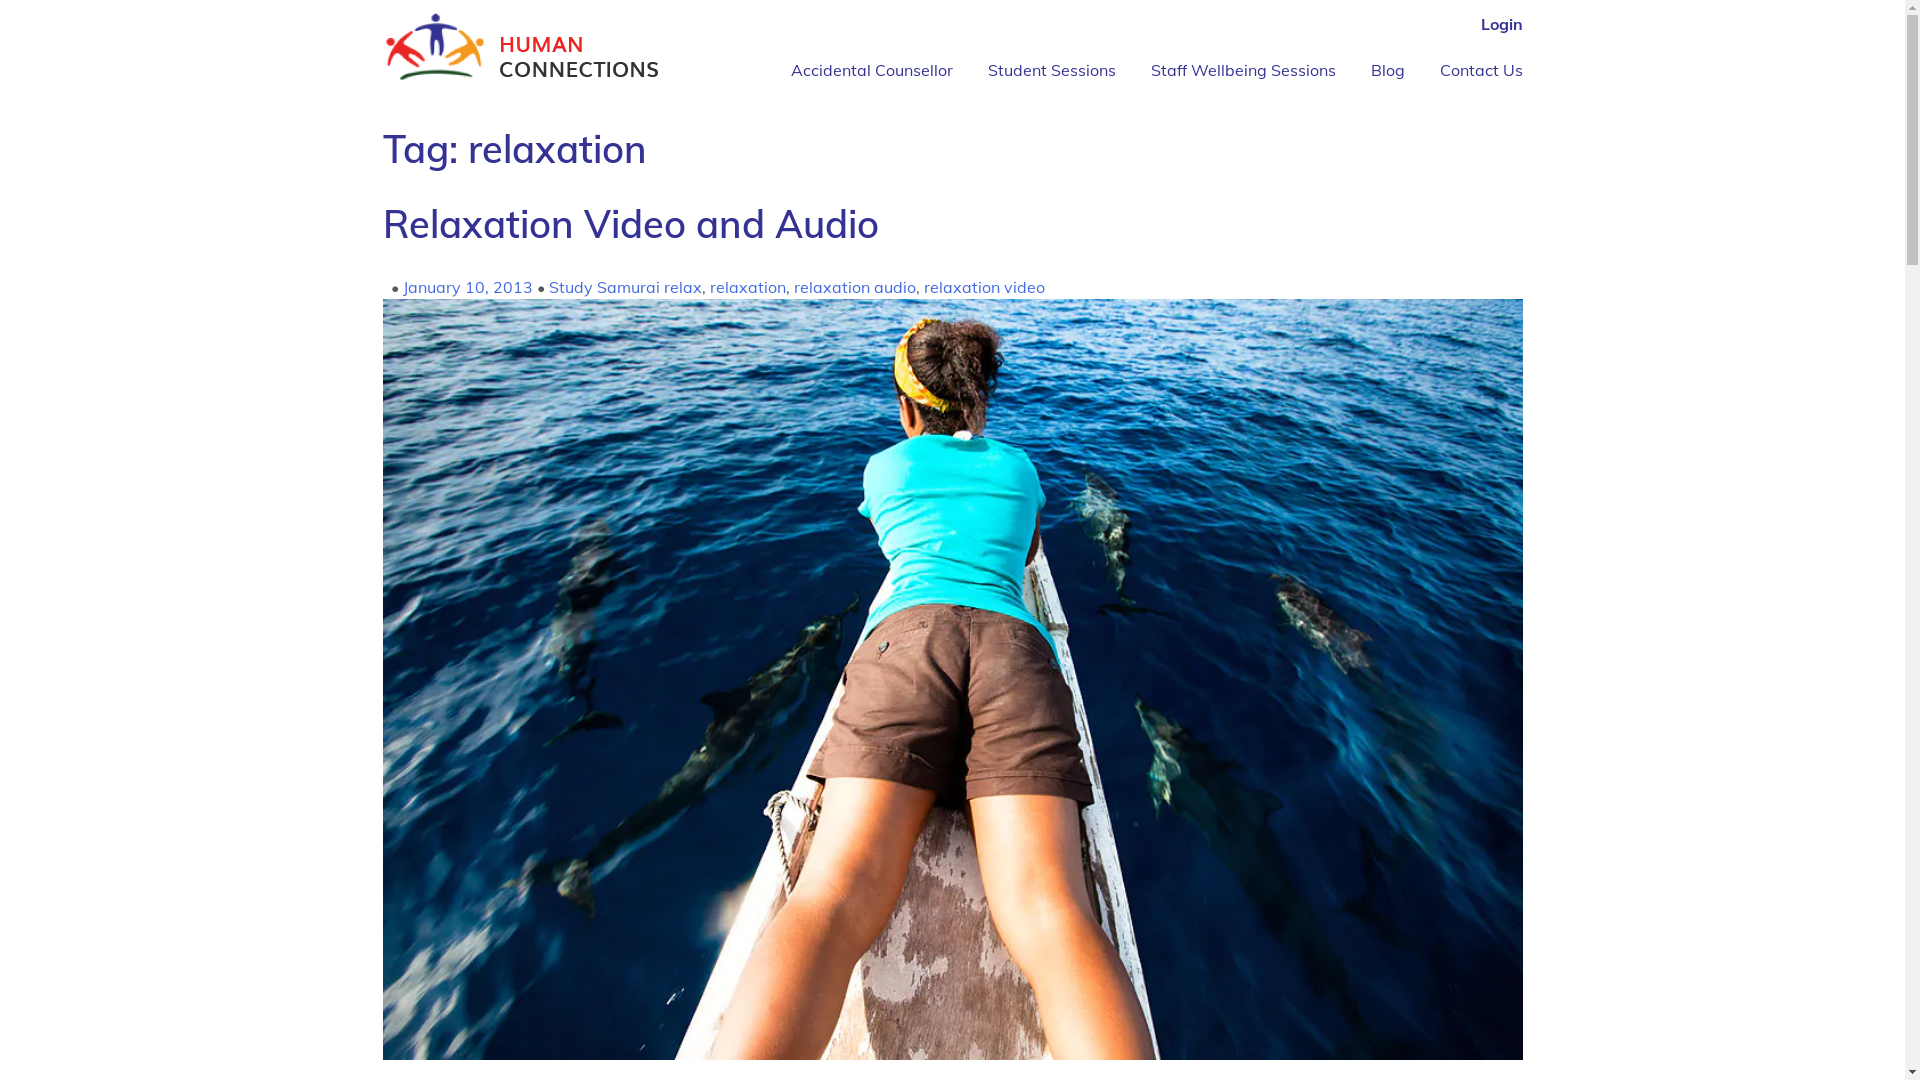 The height and width of the screenshot is (1080, 1920). What do you see at coordinates (854, 286) in the screenshot?
I see `'relaxation audio'` at bounding box center [854, 286].